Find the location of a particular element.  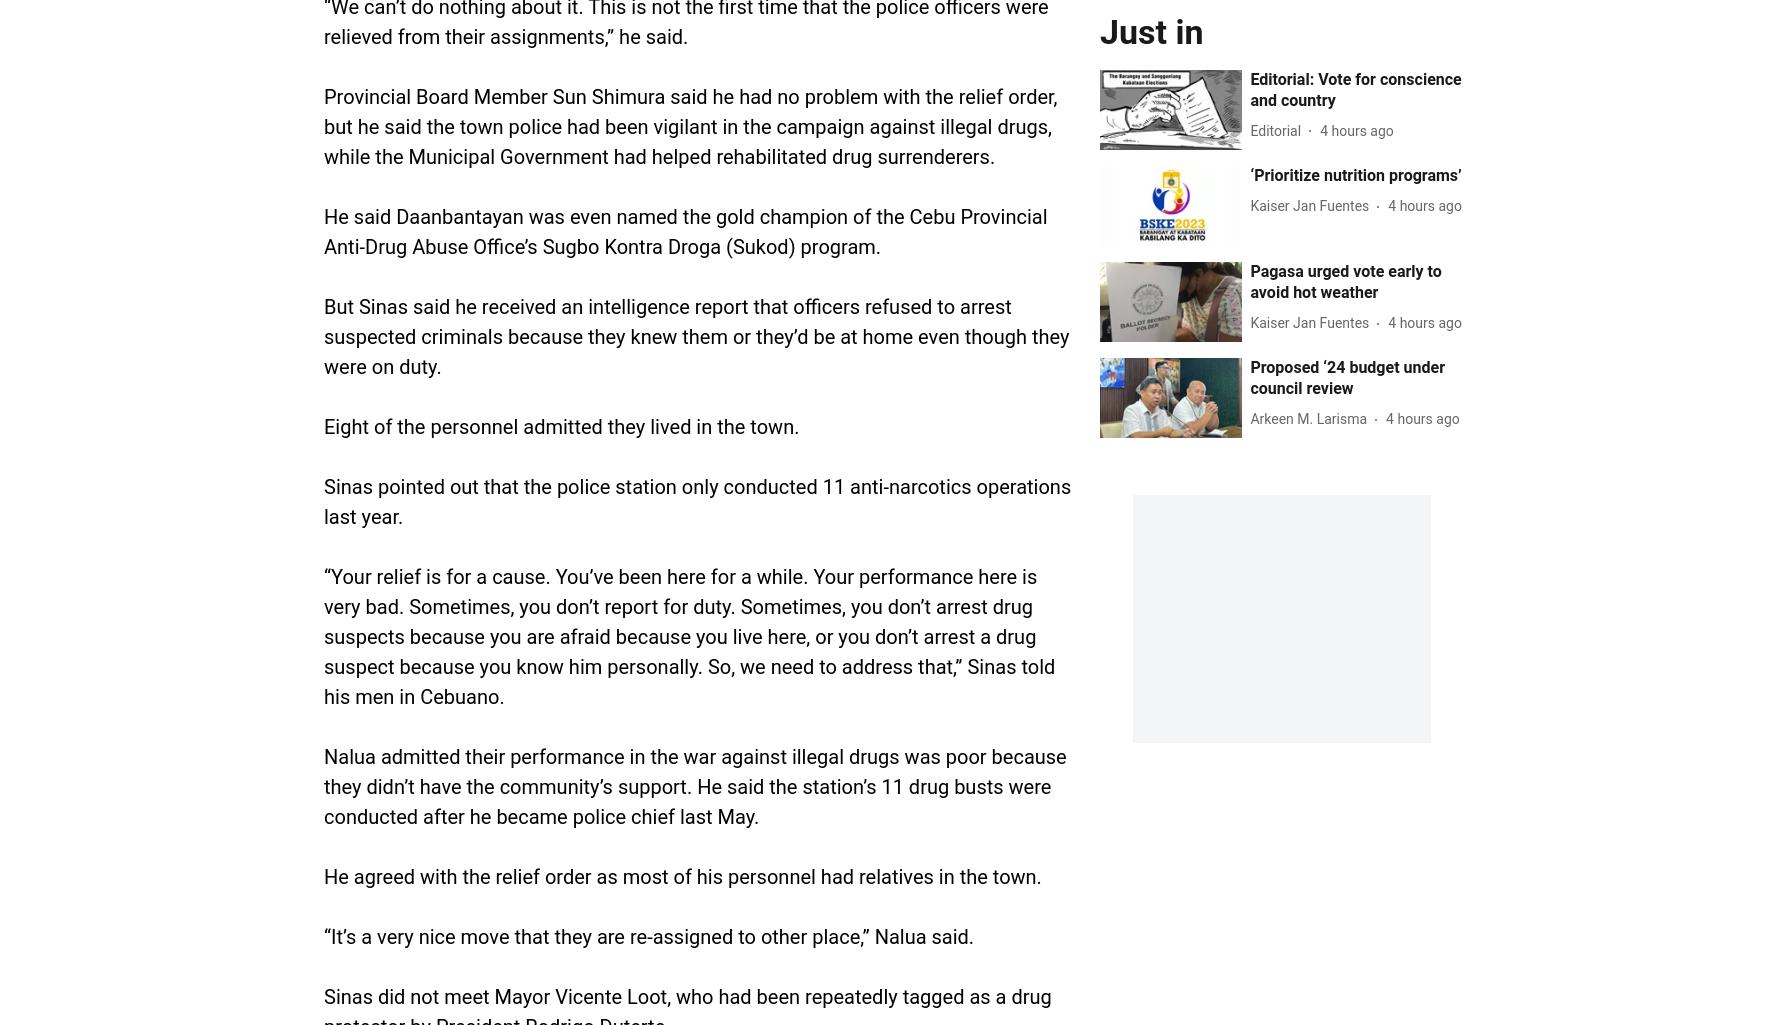

'Nalua admitted their performance in the war against illegal drugs was poor because they didn’t have the community’s support. He said the station’s 11 drug busts were conducted after he became police chief last May.' is located at coordinates (693, 786).